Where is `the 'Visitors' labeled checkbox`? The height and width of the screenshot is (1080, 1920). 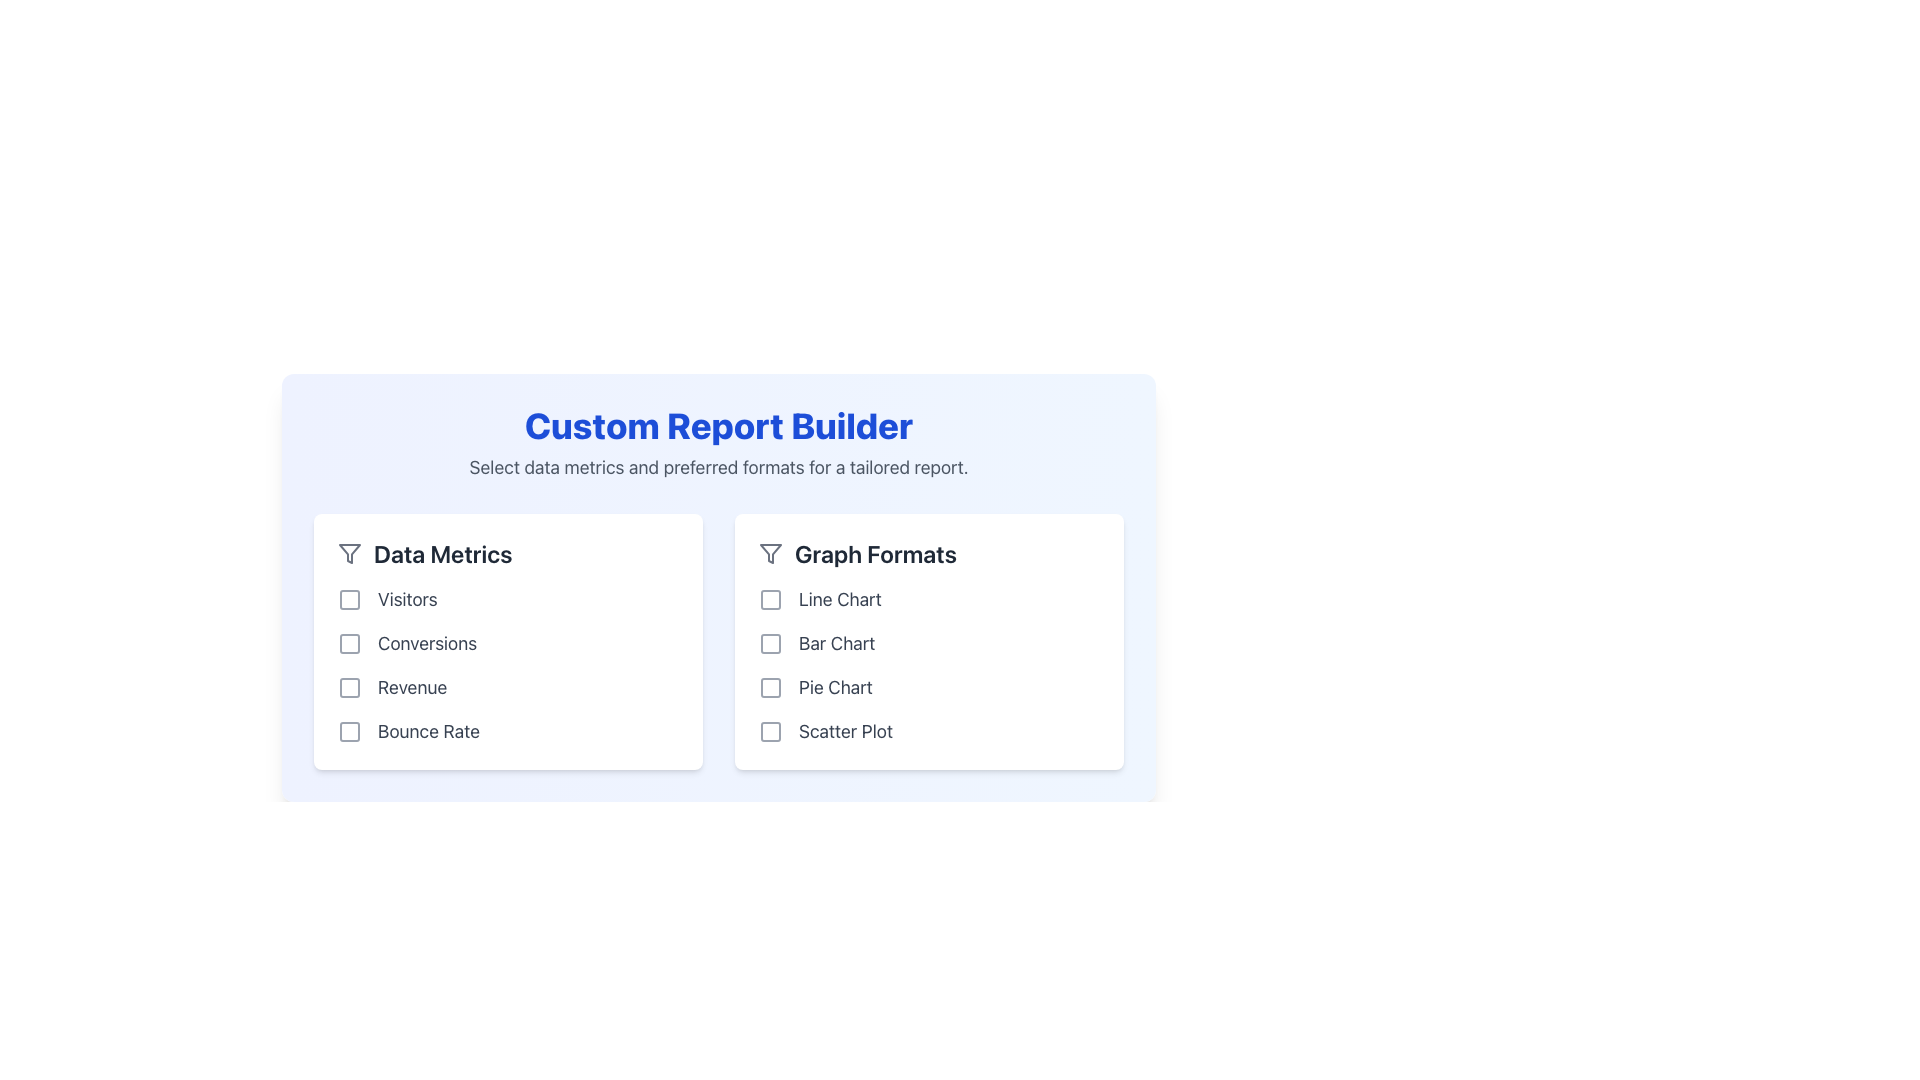
the 'Visitors' labeled checkbox is located at coordinates (508, 599).